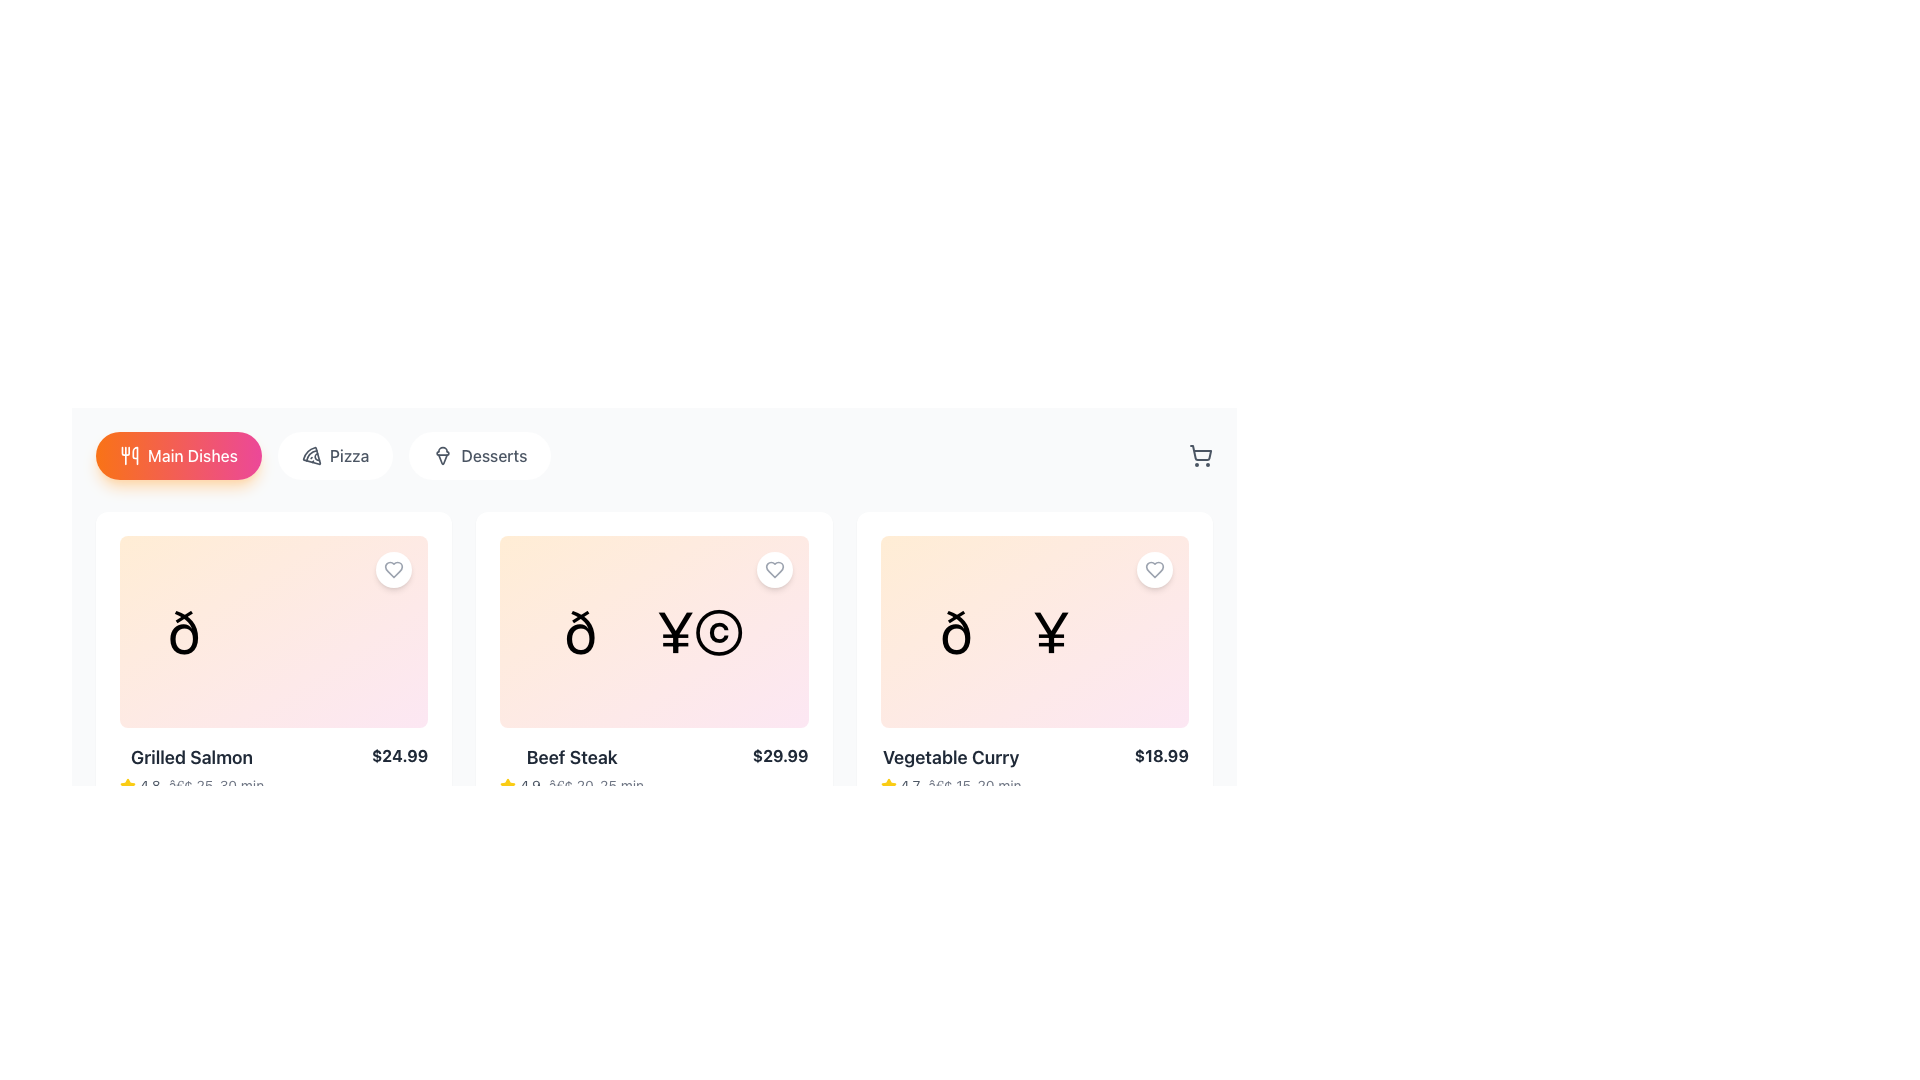 The image size is (1920, 1080). I want to click on the second interactive card representing 'Beef Steak' in the 'Main Dishes' category, so click(654, 632).